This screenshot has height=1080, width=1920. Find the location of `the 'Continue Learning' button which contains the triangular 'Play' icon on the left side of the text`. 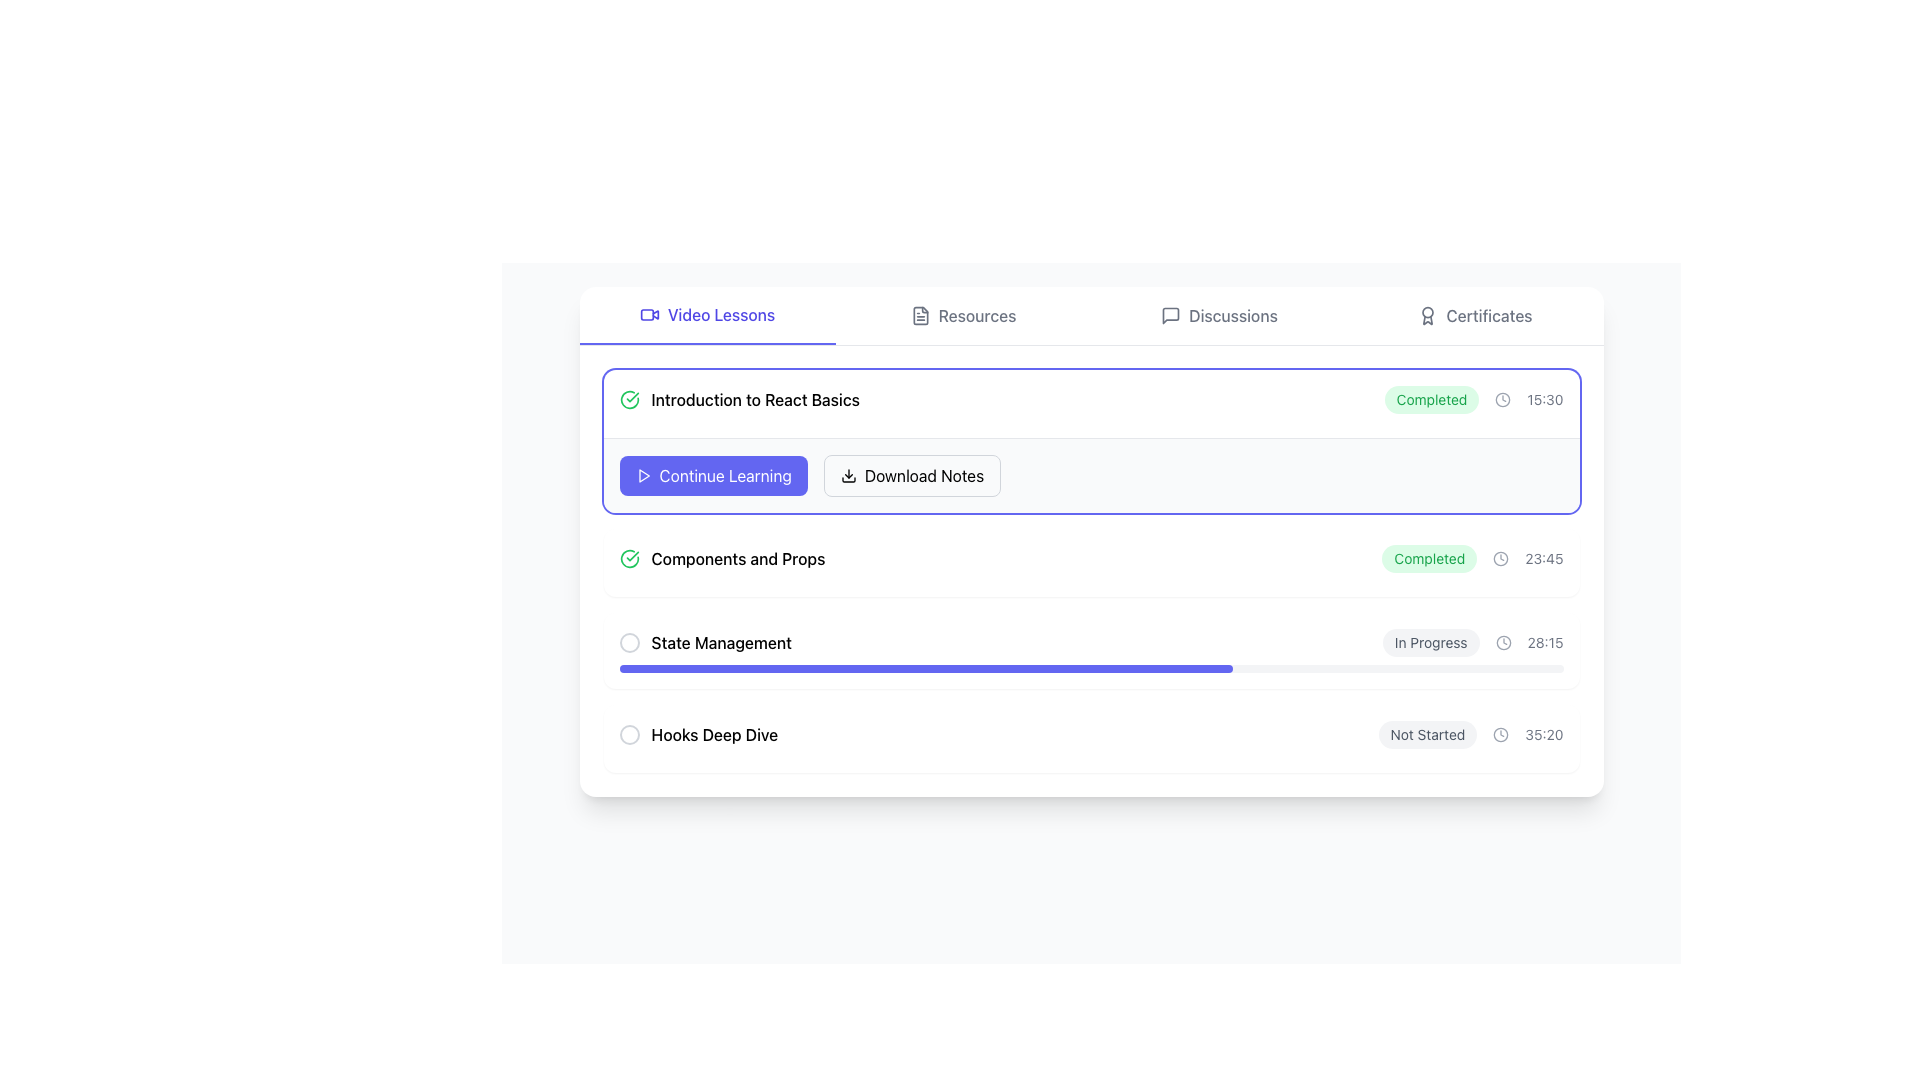

the 'Continue Learning' button which contains the triangular 'Play' icon on the left side of the text is located at coordinates (643, 475).